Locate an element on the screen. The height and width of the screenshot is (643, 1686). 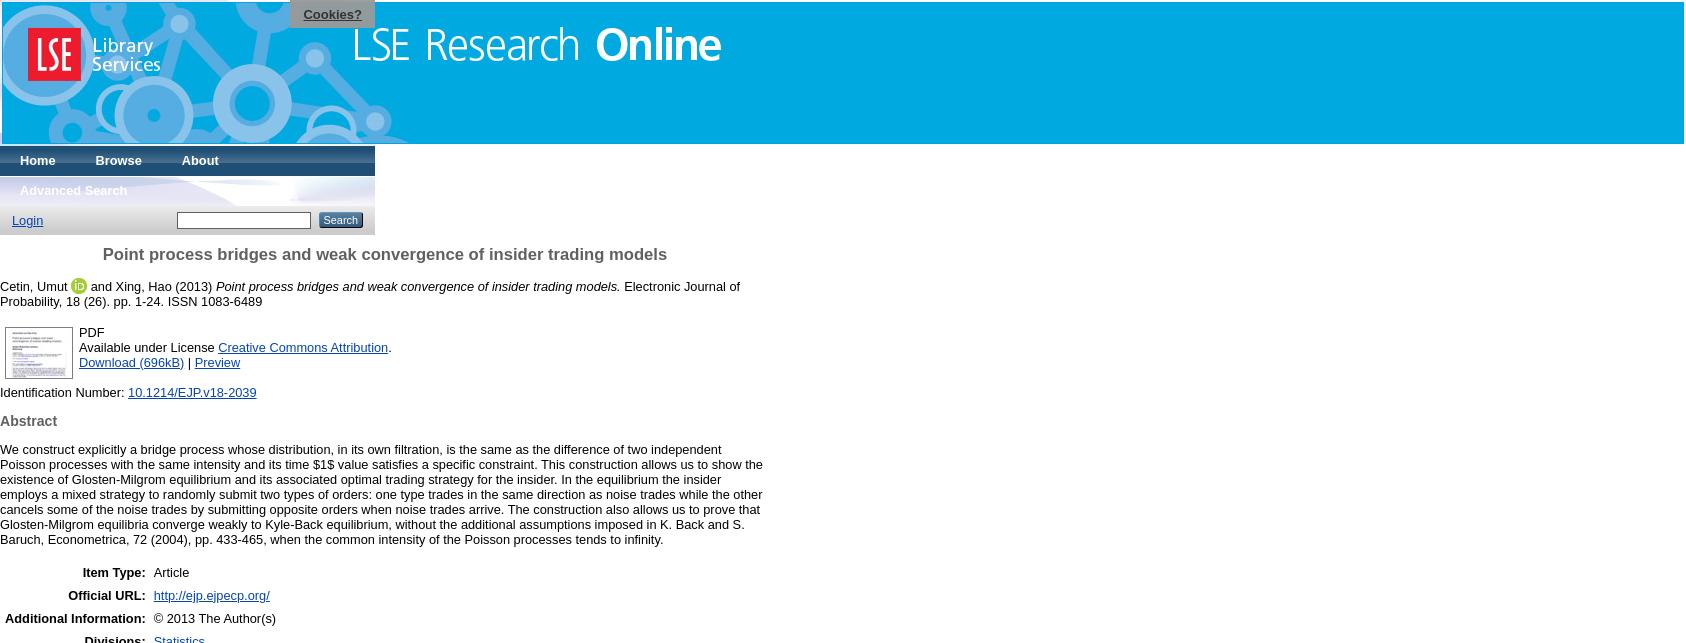
'Electronic Journal of Probability, 18 (26).
     pp. 1-24.
     ISSN 1083-6489' is located at coordinates (369, 293).